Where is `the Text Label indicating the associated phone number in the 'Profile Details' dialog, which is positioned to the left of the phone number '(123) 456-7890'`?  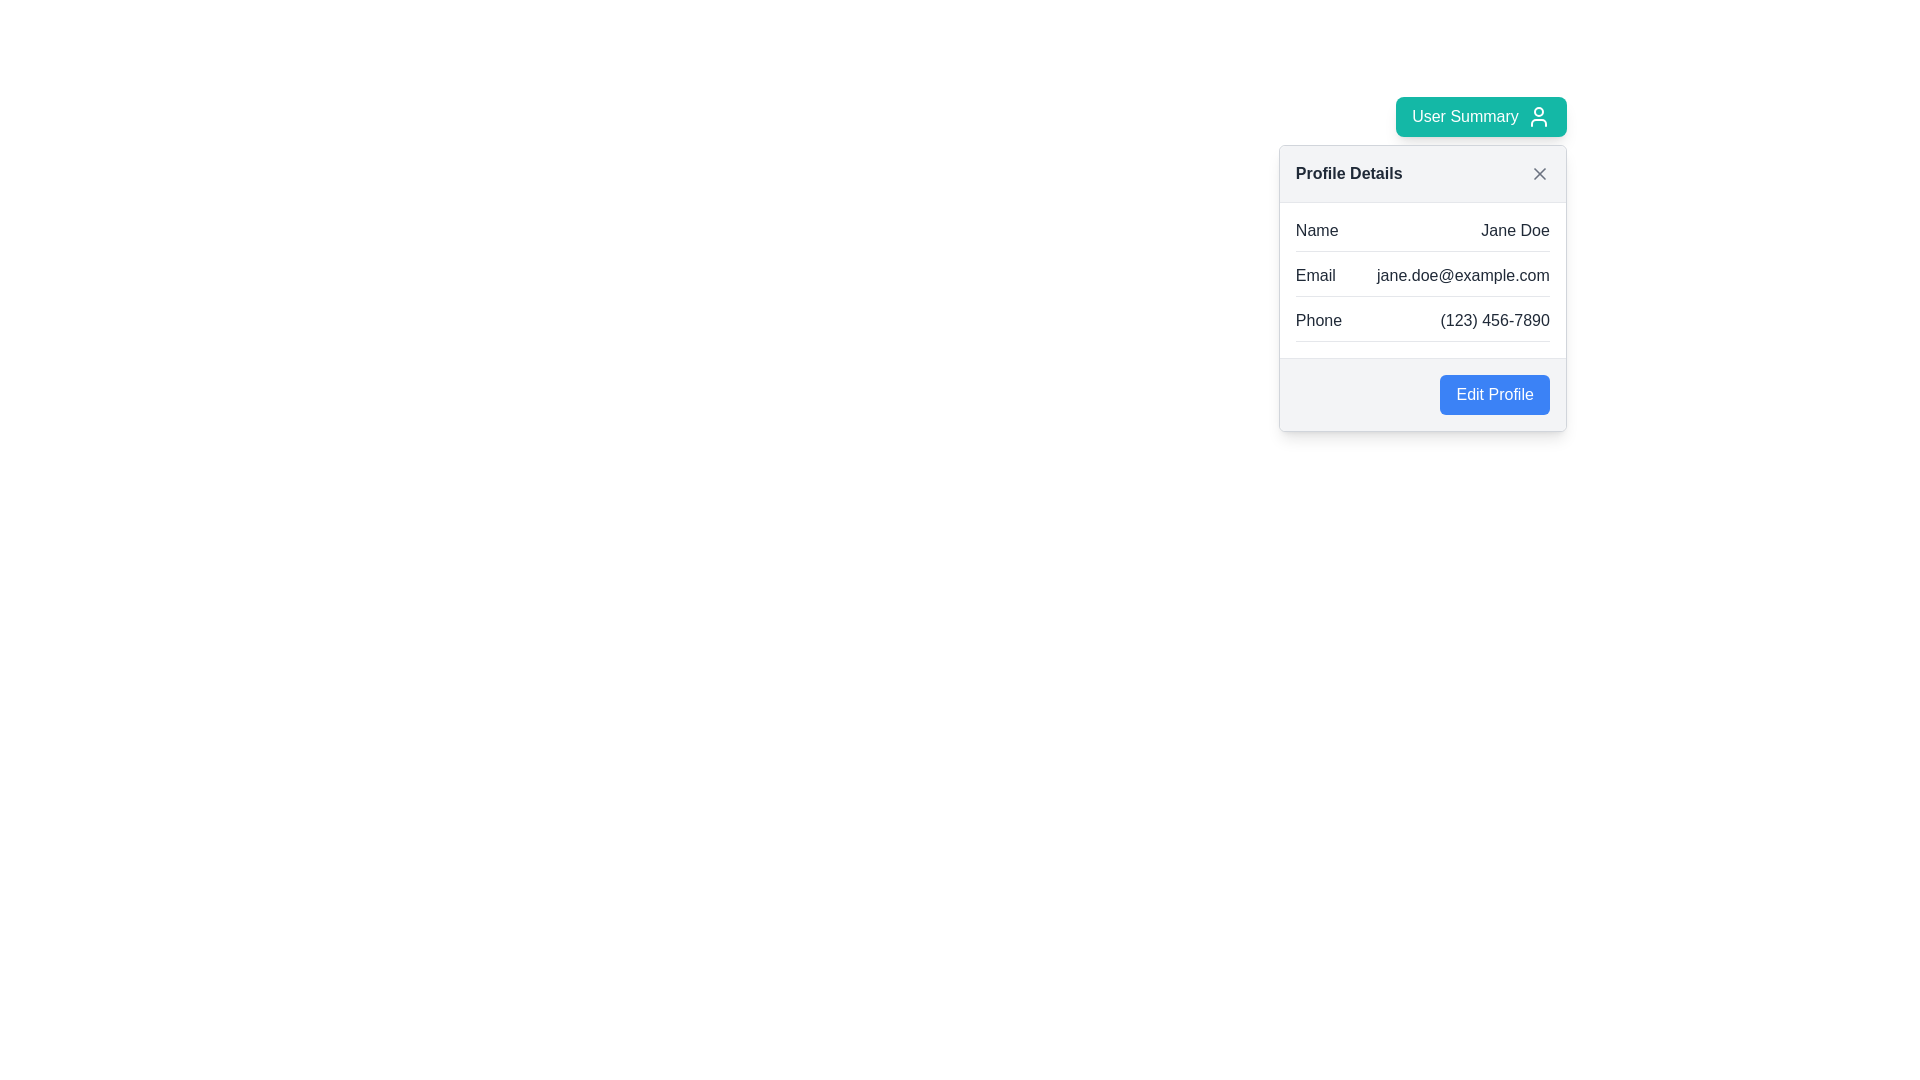
the Text Label indicating the associated phone number in the 'Profile Details' dialog, which is positioned to the left of the phone number '(123) 456-7890' is located at coordinates (1319, 319).